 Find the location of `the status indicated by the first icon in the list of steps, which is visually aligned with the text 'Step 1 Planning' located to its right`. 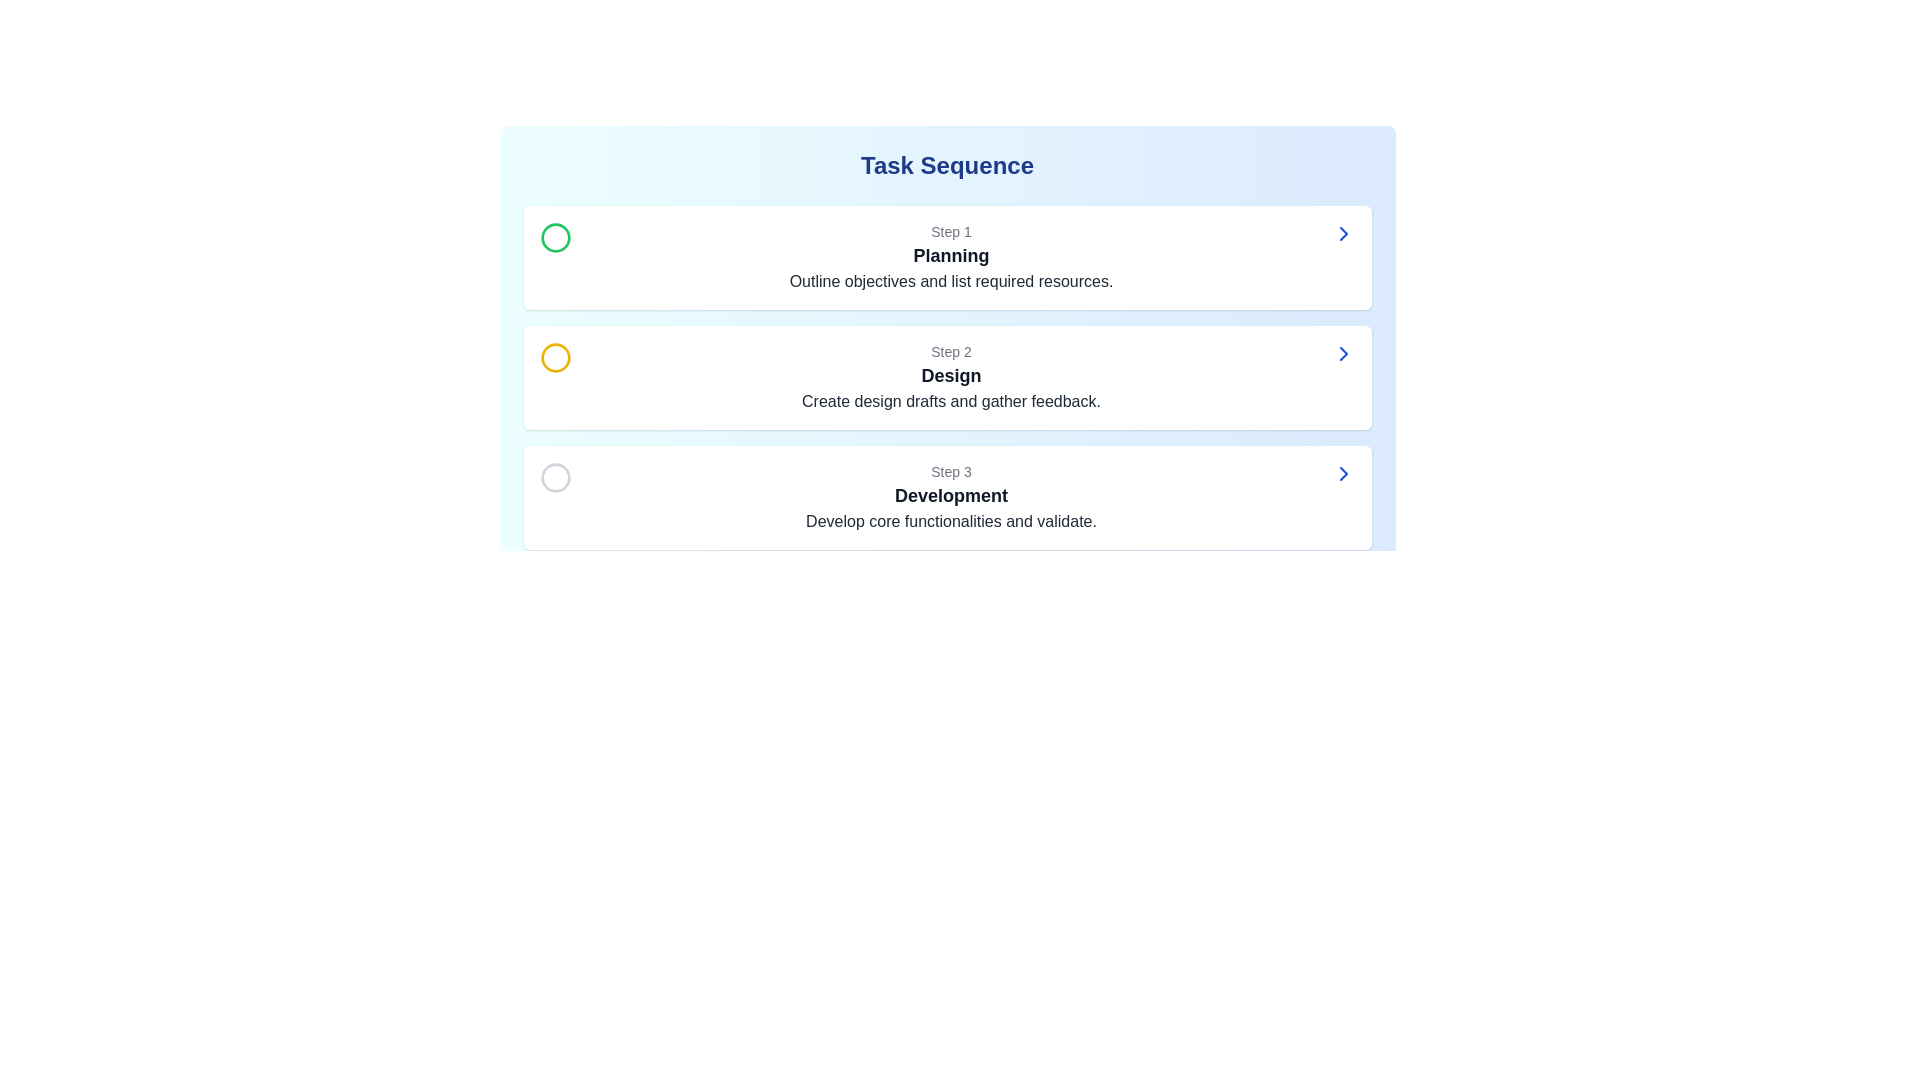

the status indicated by the first icon in the list of steps, which is visually aligned with the text 'Step 1 Planning' located to its right is located at coordinates (555, 237).